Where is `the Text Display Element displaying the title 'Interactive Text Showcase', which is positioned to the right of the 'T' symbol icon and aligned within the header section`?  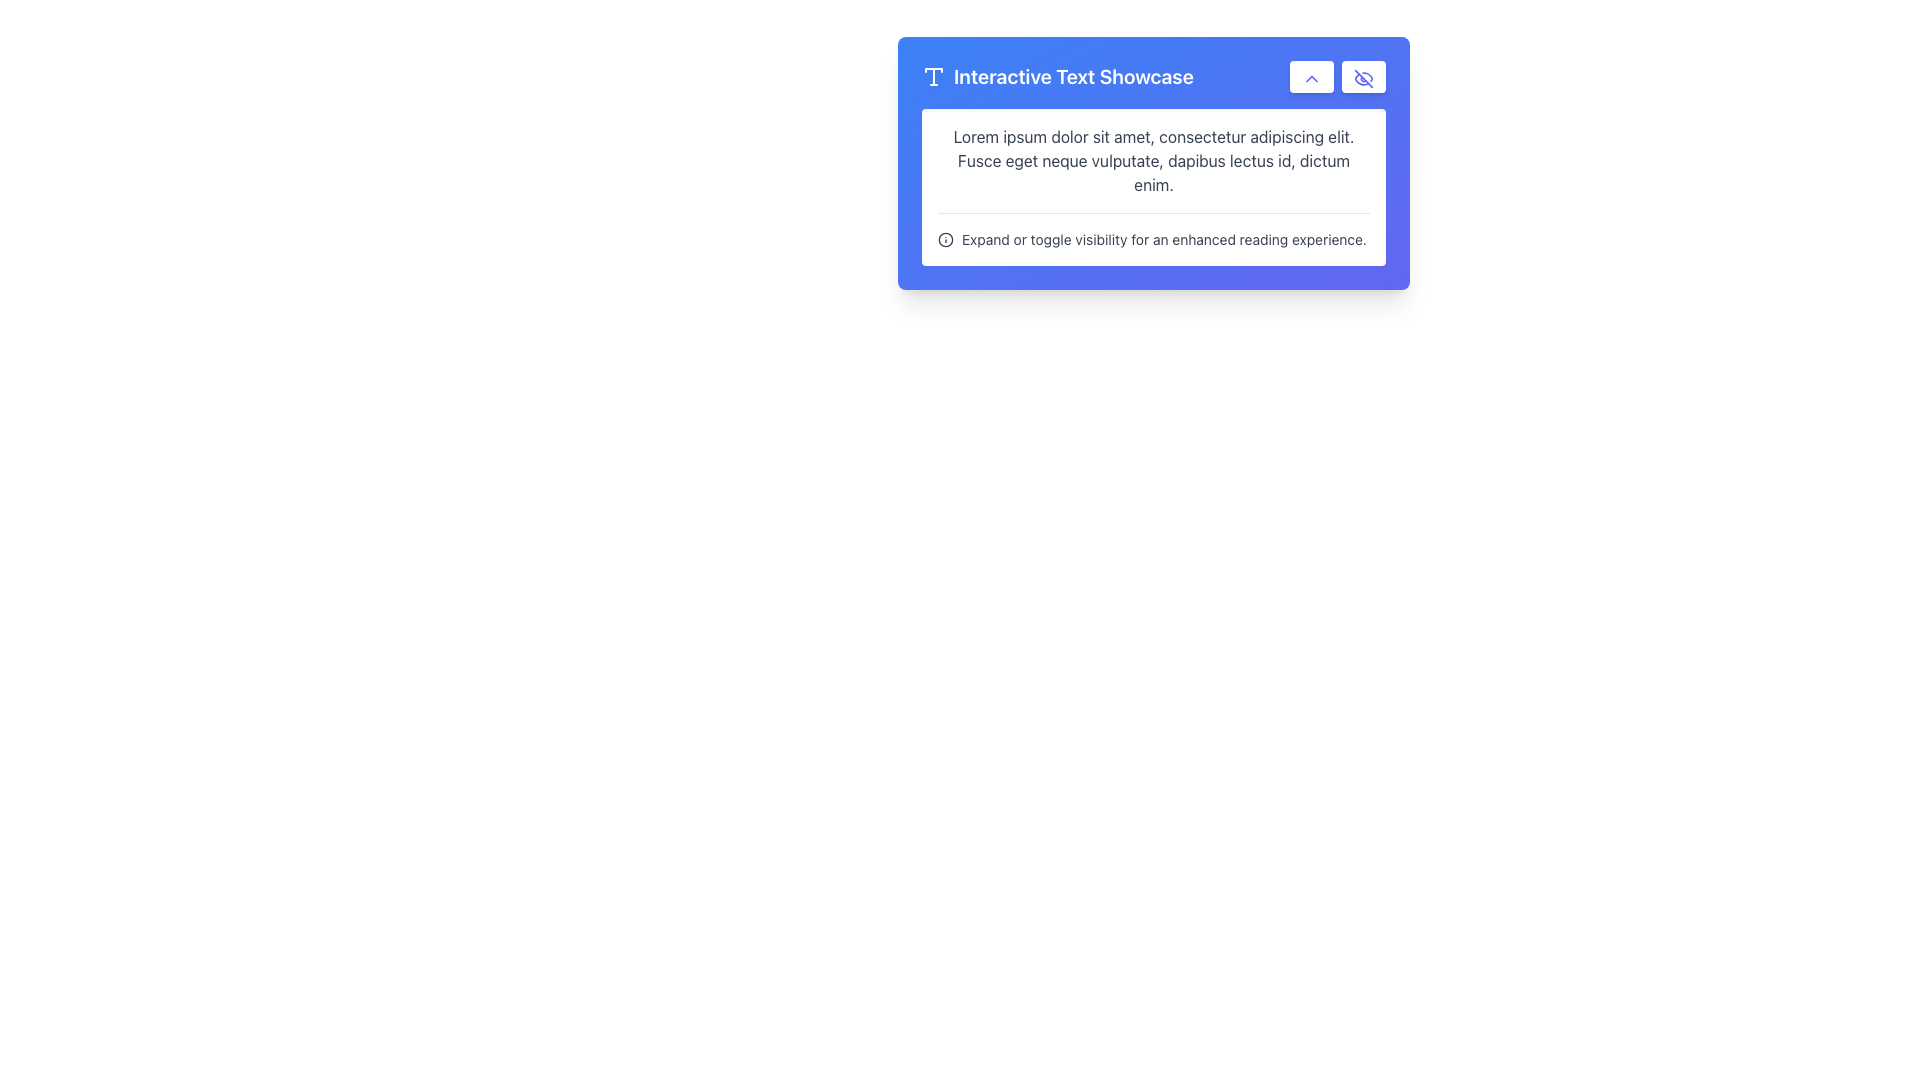 the Text Display Element displaying the title 'Interactive Text Showcase', which is positioned to the right of the 'T' symbol icon and aligned within the header section is located at coordinates (1072, 76).